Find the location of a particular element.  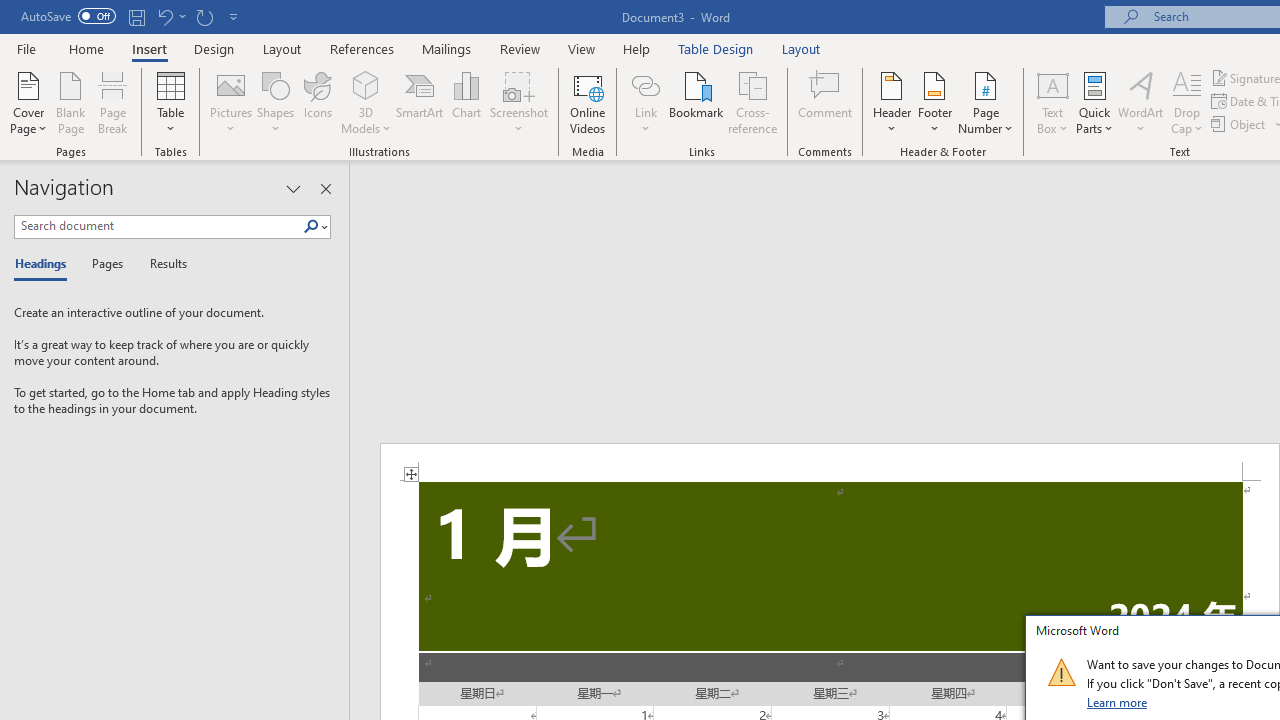

'Screenshot' is located at coordinates (519, 103).